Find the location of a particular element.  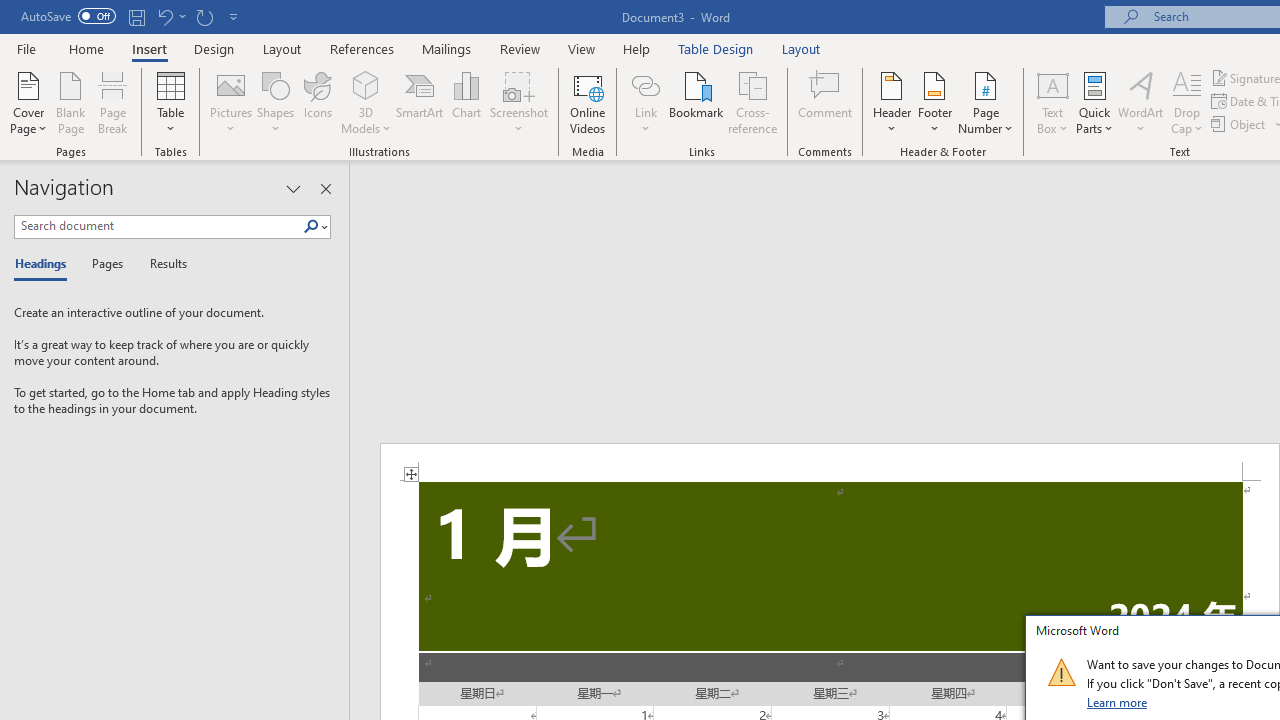

'Screenshot' is located at coordinates (519, 103).